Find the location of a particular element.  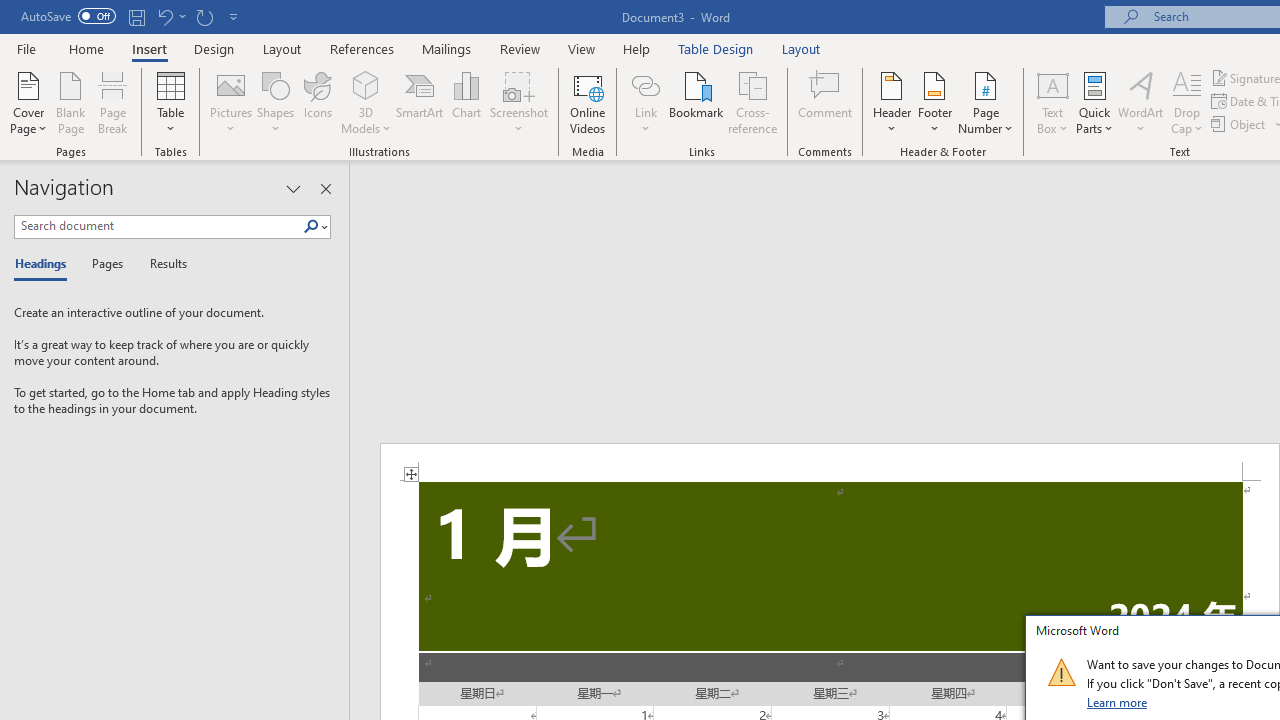

'Screenshot' is located at coordinates (519, 103).